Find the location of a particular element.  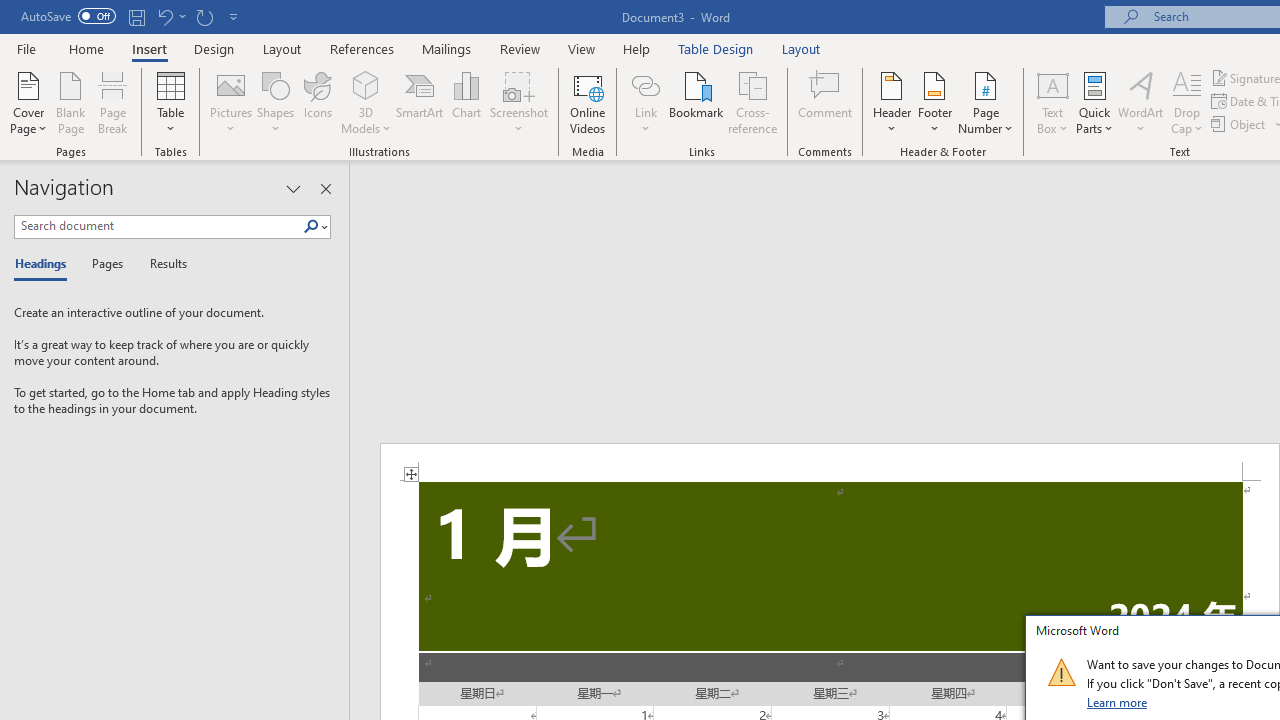

'Screenshot' is located at coordinates (519, 103).